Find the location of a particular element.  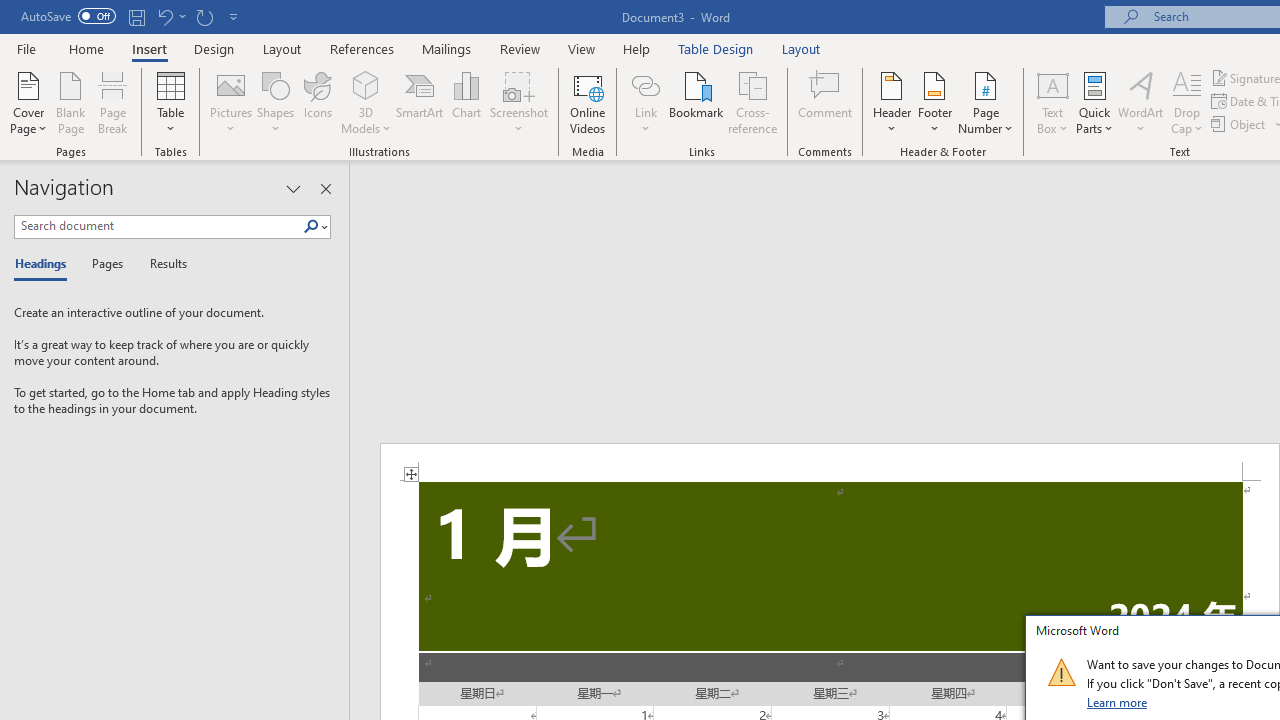

'Screenshot' is located at coordinates (519, 103).